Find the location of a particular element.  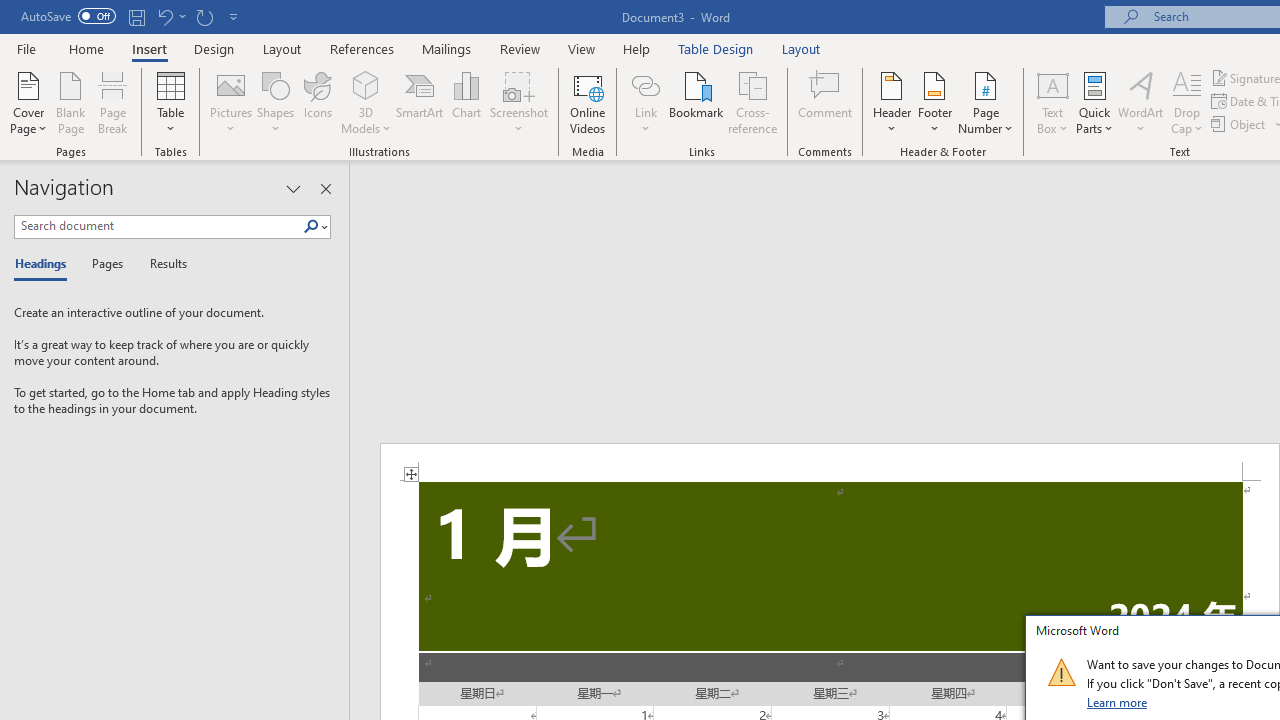

'Screenshot' is located at coordinates (519, 103).